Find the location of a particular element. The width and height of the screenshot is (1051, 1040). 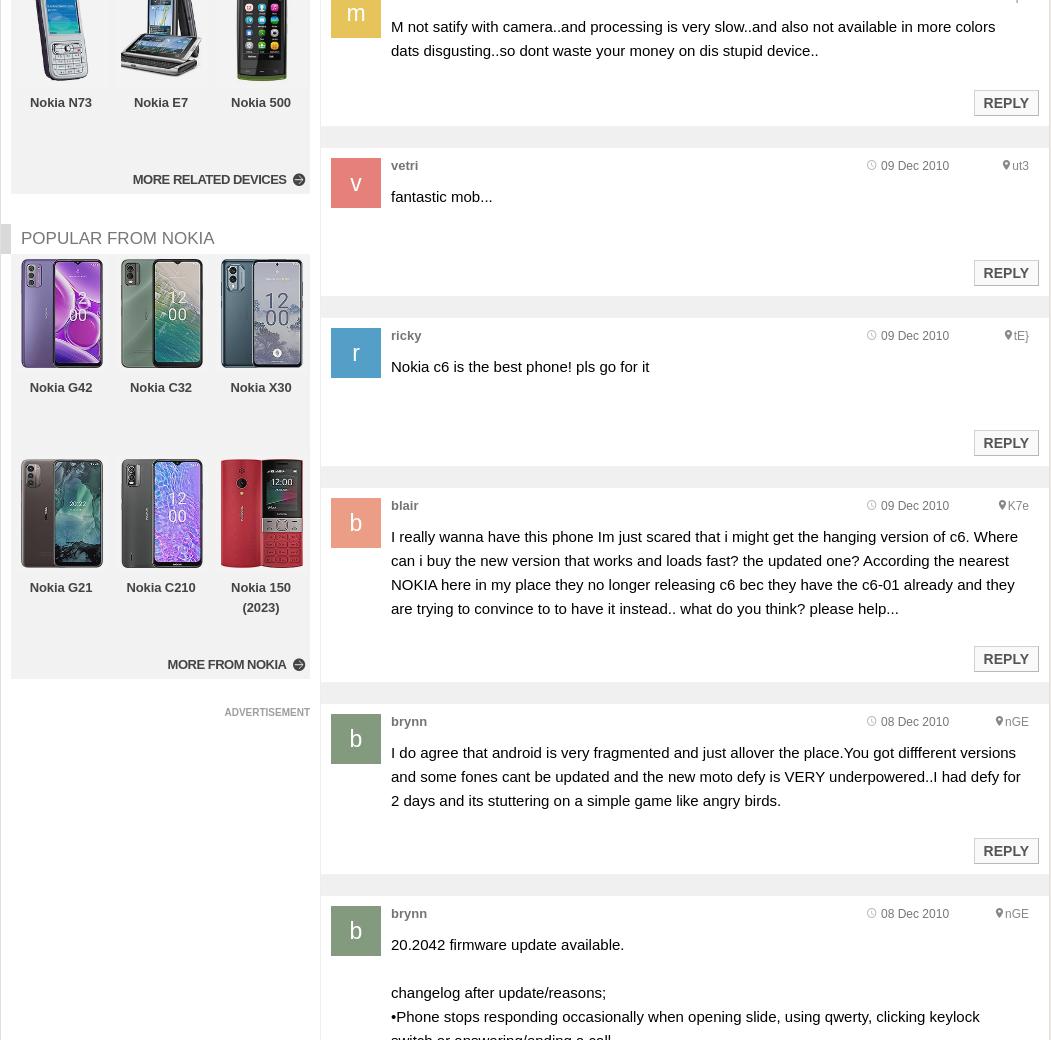

'Nokia 500' is located at coordinates (230, 101).